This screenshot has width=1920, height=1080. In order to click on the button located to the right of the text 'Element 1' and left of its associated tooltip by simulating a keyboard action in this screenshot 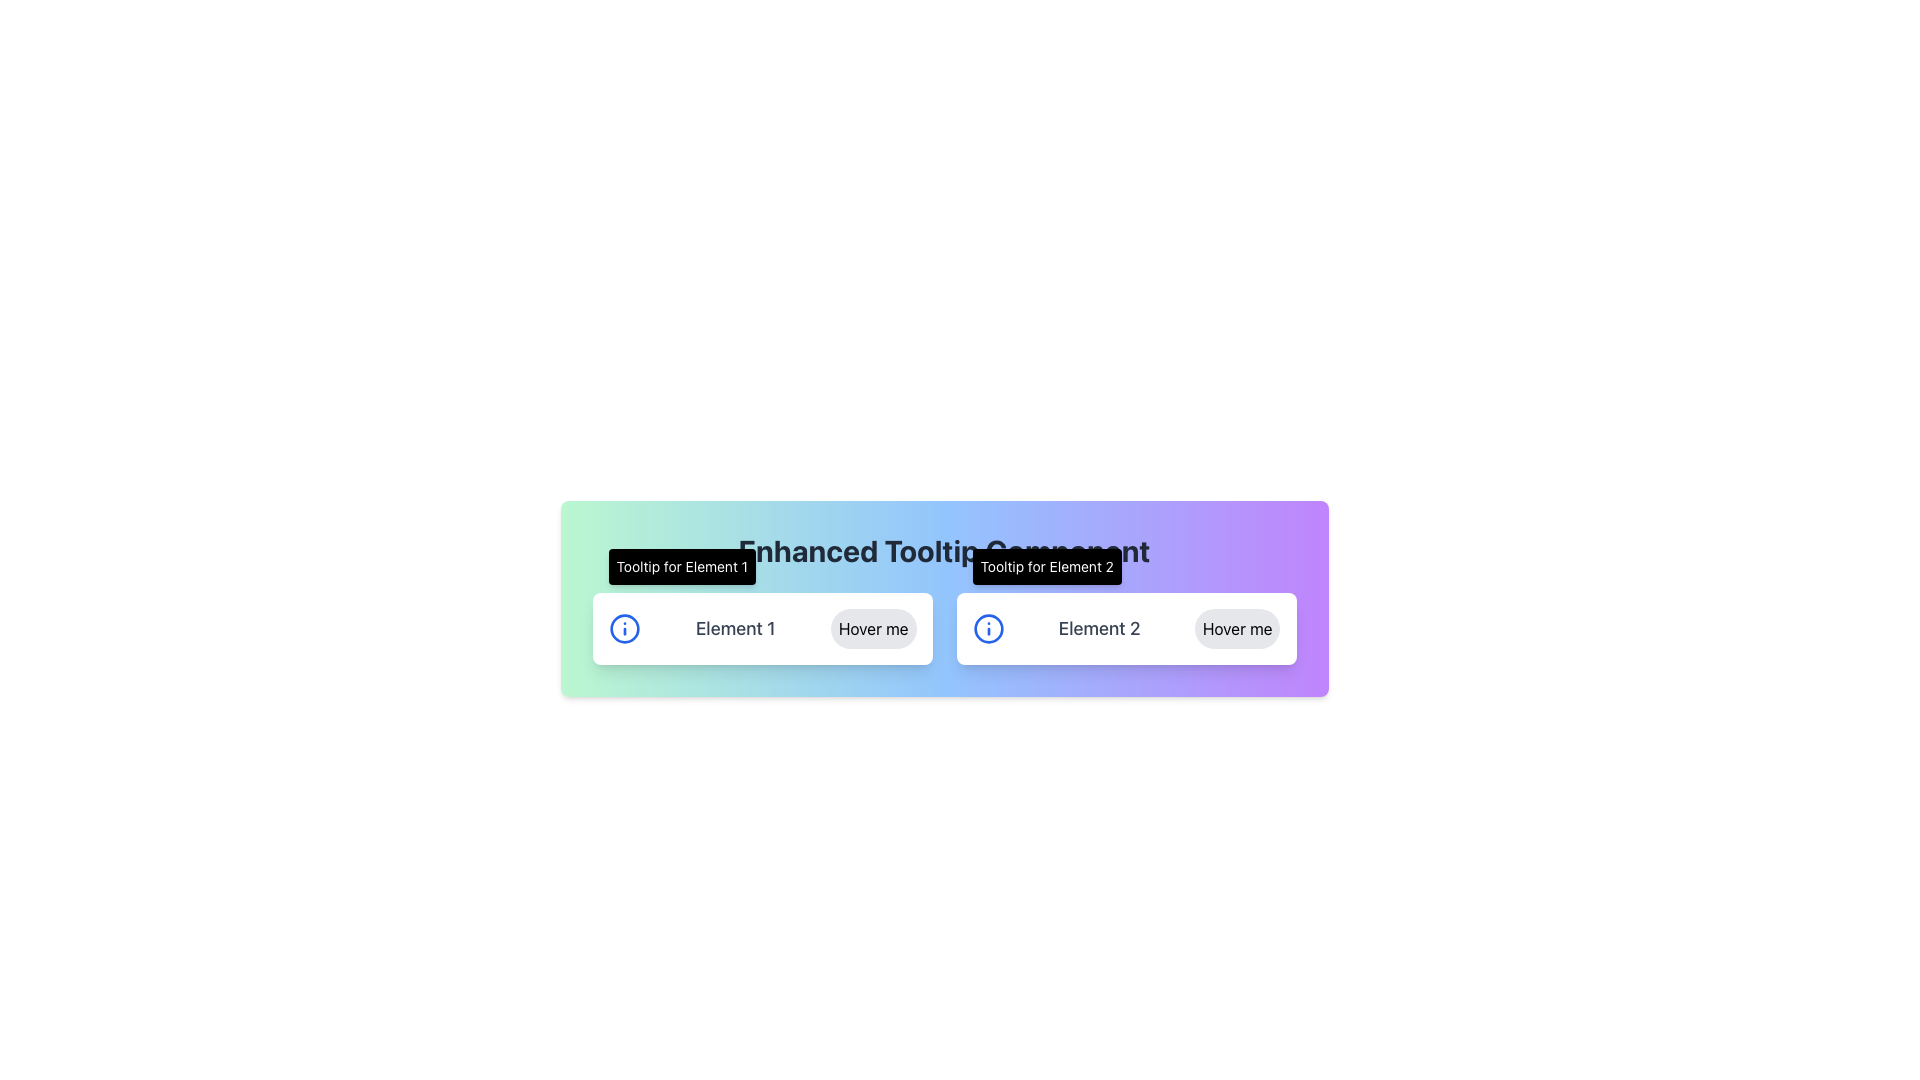, I will do `click(873, 627)`.